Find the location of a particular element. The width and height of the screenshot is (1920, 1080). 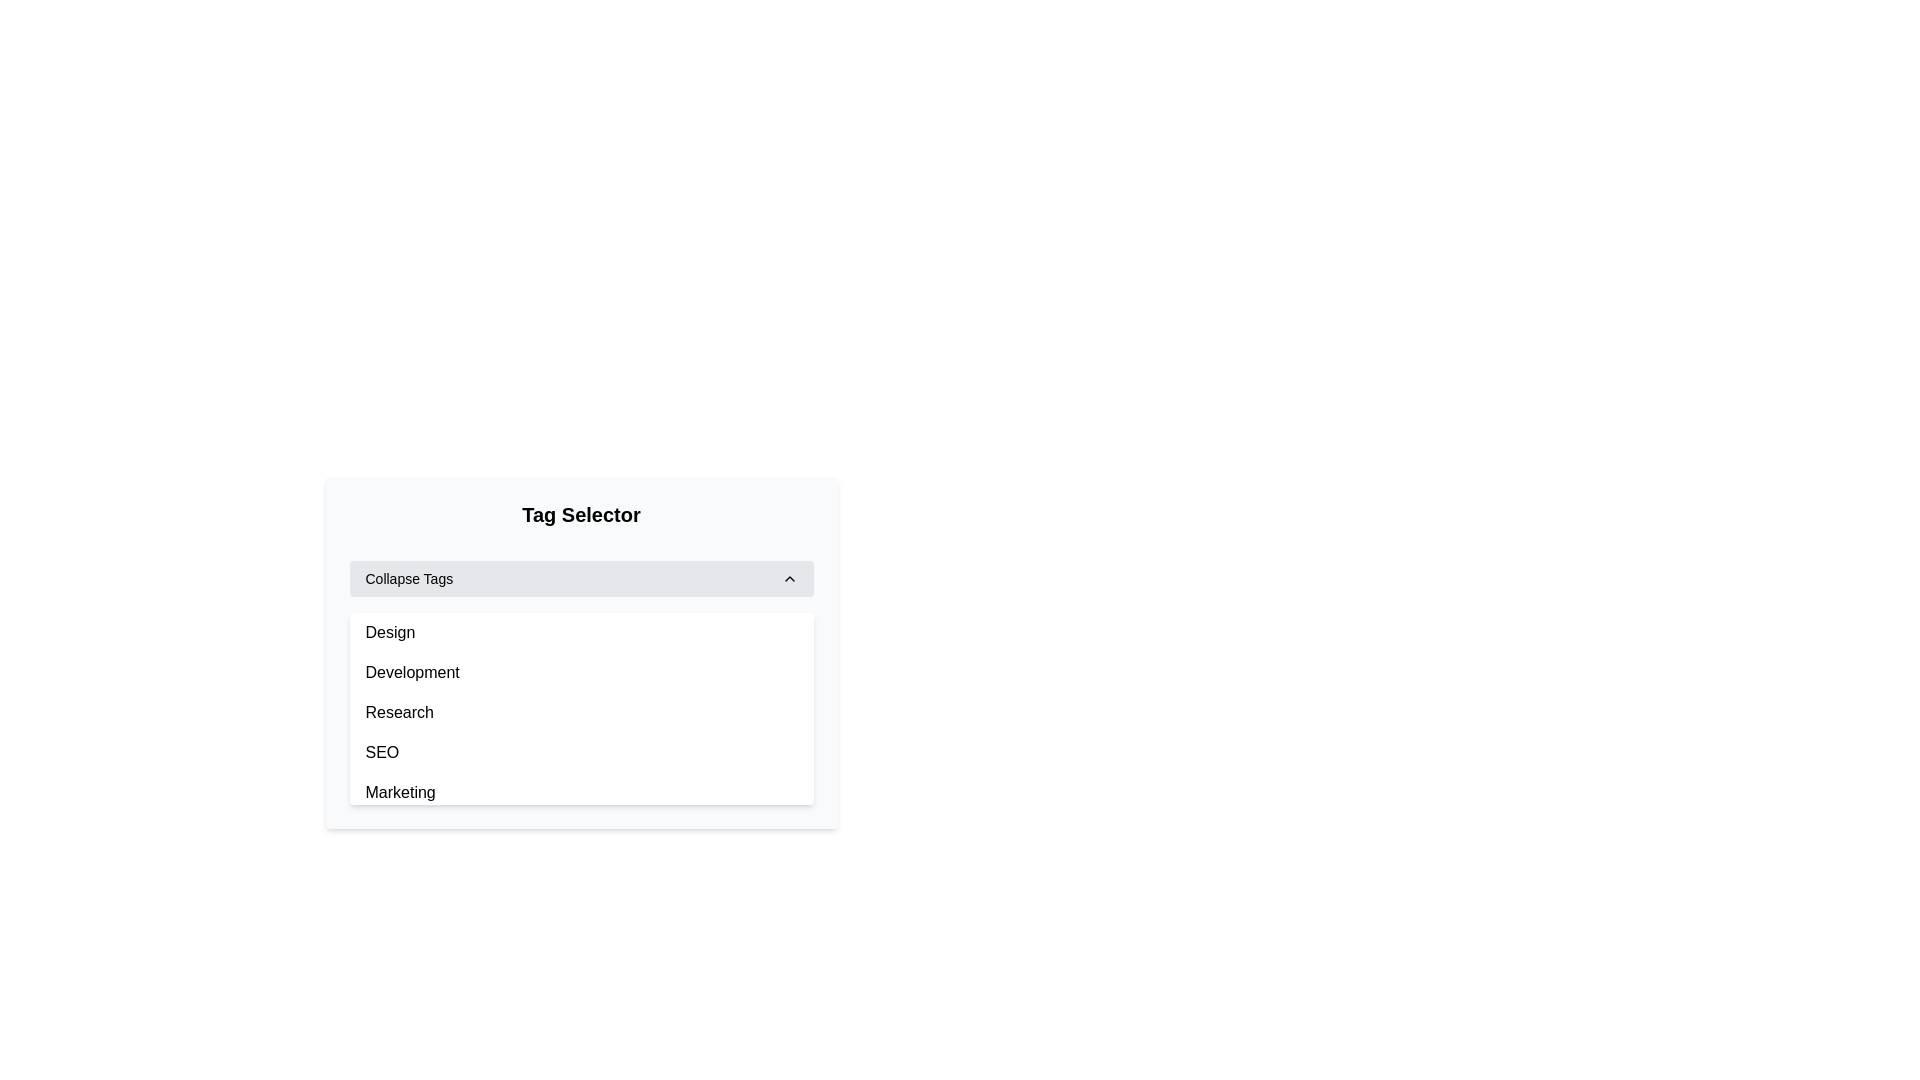

the 'Development' list item in the dropdown under the 'Collapse Tags' section is located at coordinates (580, 668).